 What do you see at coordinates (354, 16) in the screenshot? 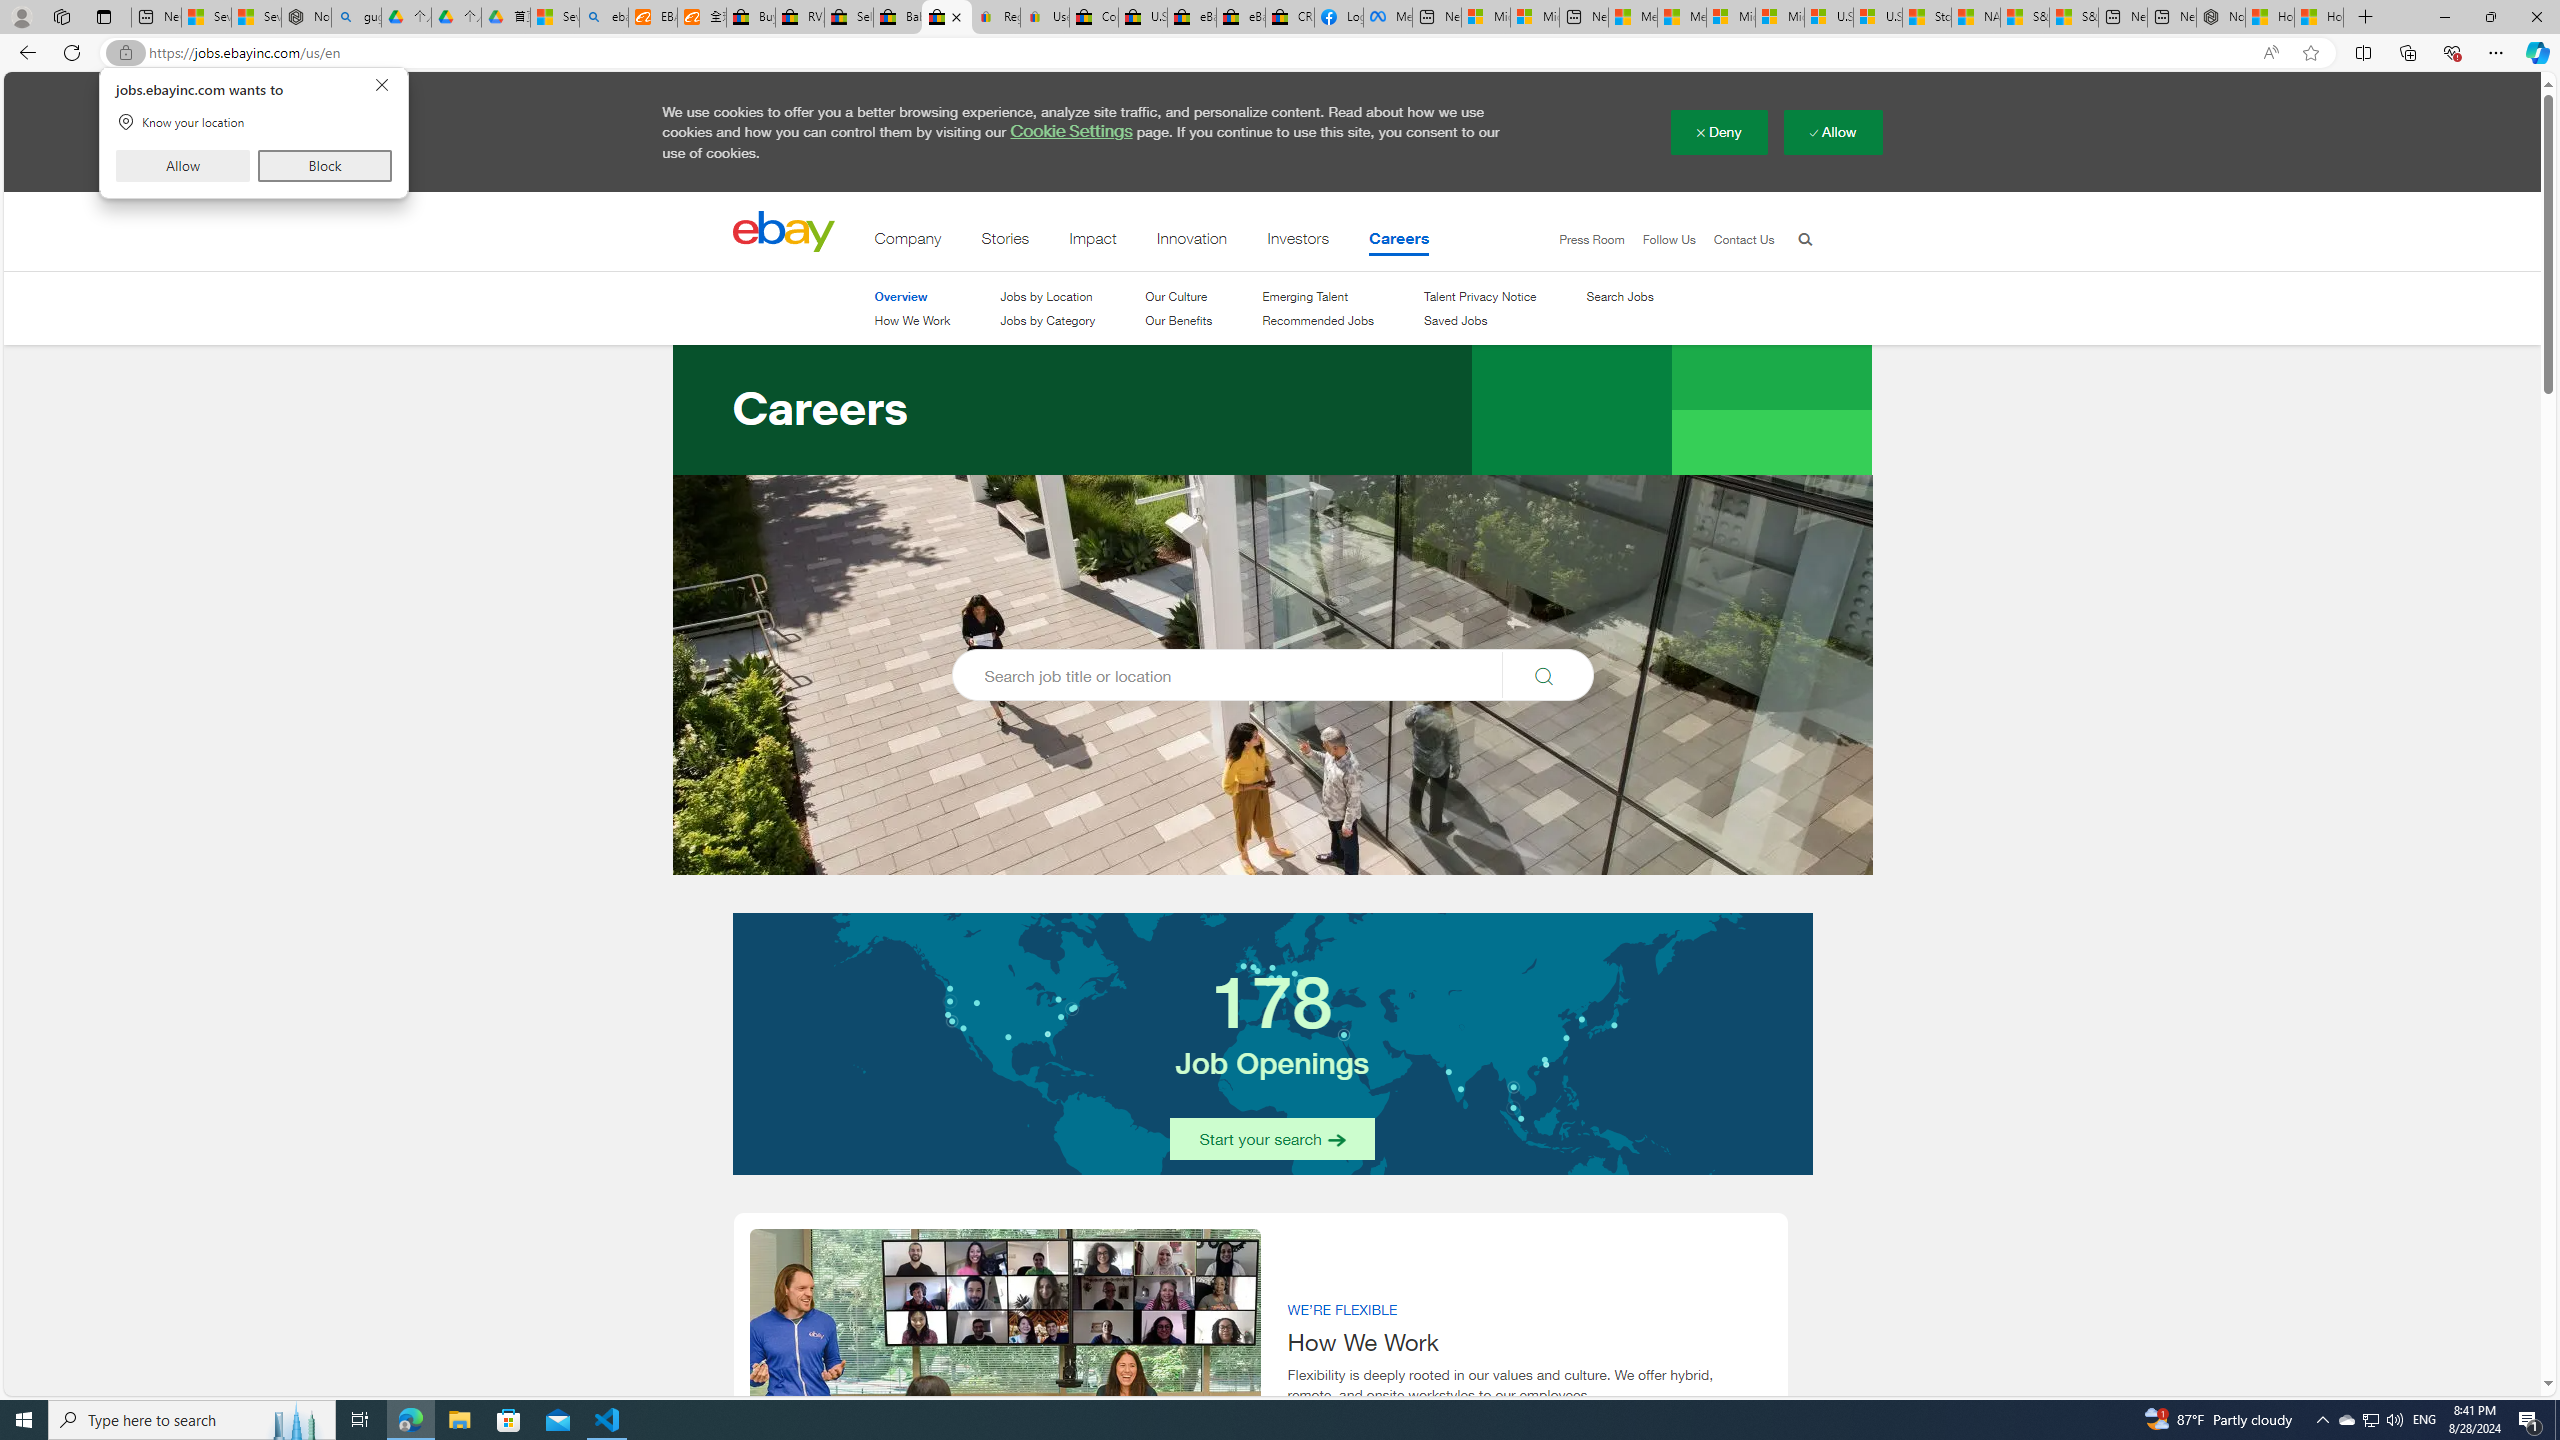
I see `'guge yunpan - Search'` at bounding box center [354, 16].